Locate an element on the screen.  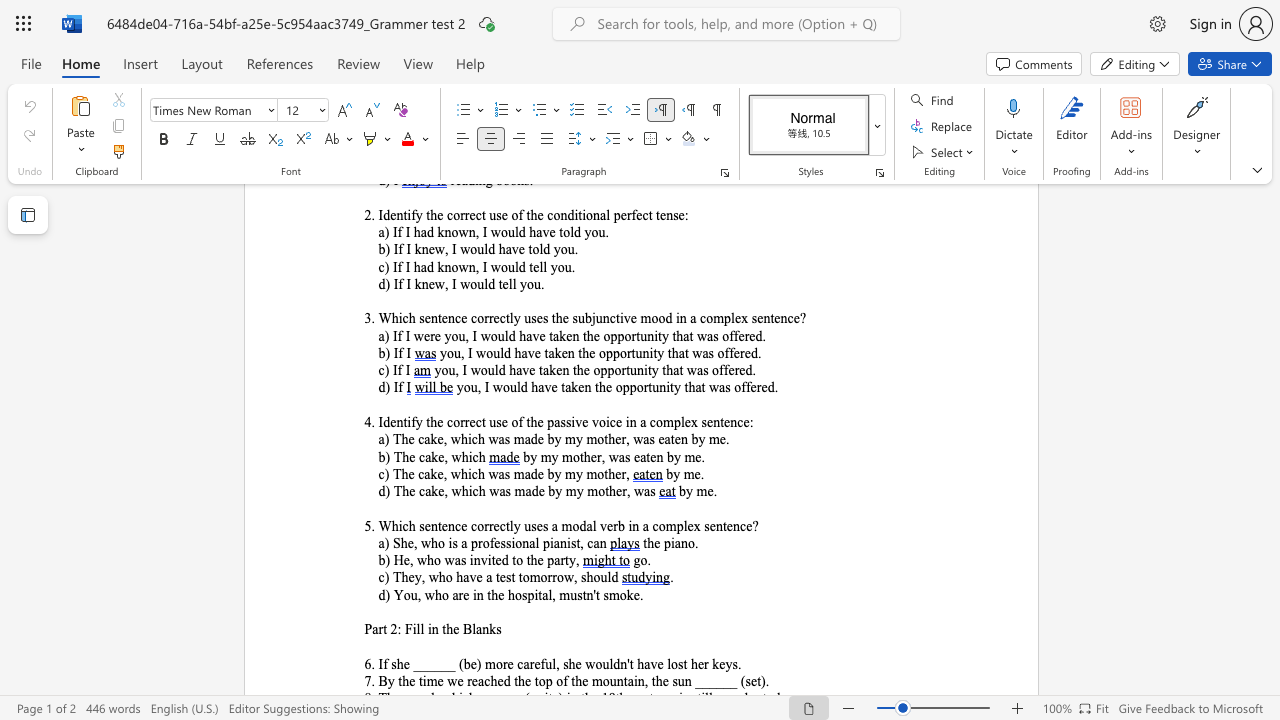
the subset text "e c" within the text "6. If she ______ (be) more careful, she" is located at coordinates (507, 664).